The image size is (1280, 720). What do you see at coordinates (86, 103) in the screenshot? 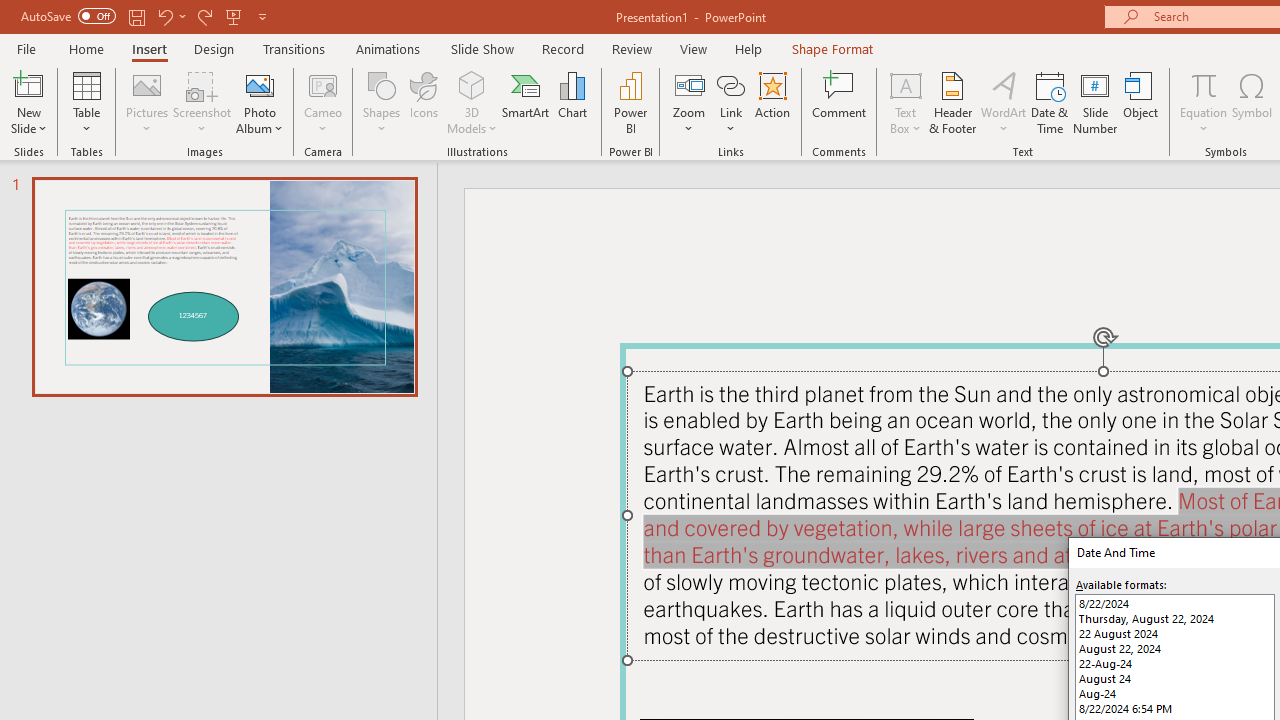
I see `'Table'` at bounding box center [86, 103].